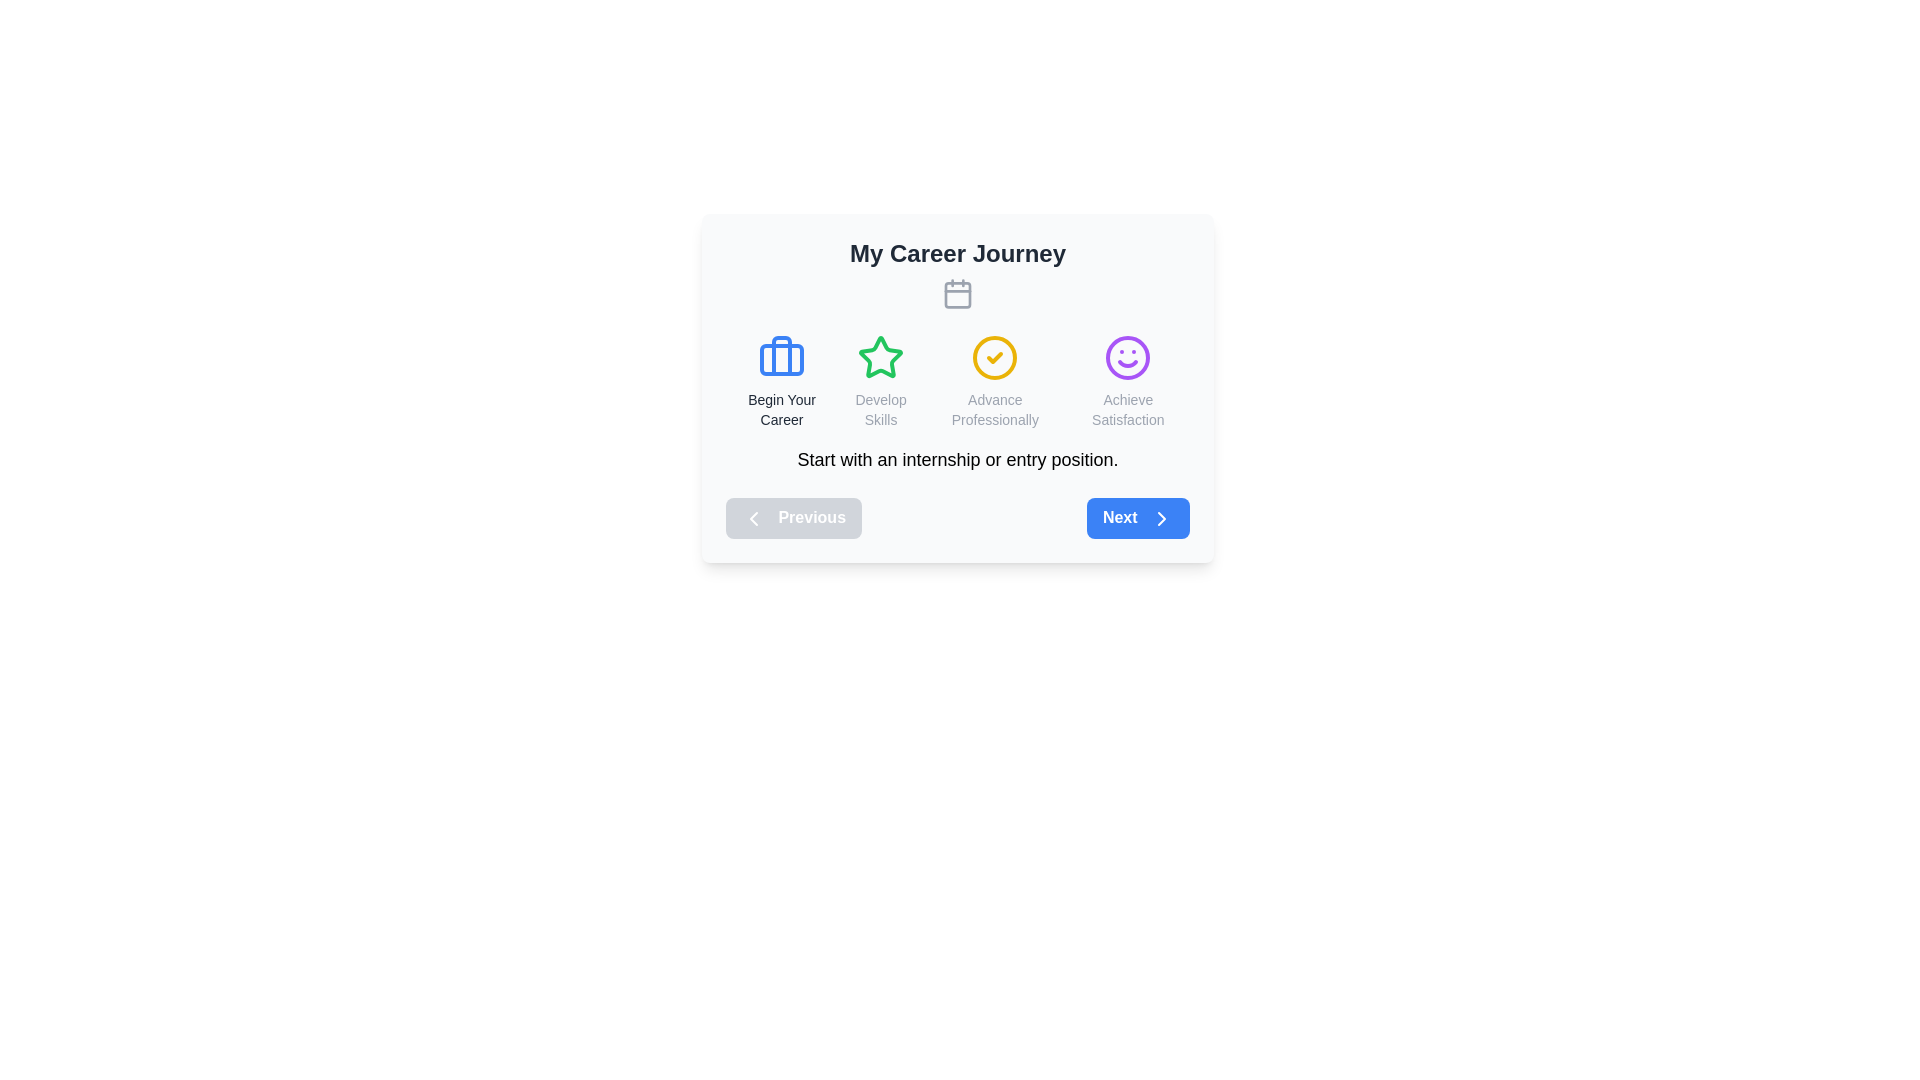  I want to click on the 'Next' button located at the bottom right corner of the 'My Career Journey' panel, so click(957, 388).